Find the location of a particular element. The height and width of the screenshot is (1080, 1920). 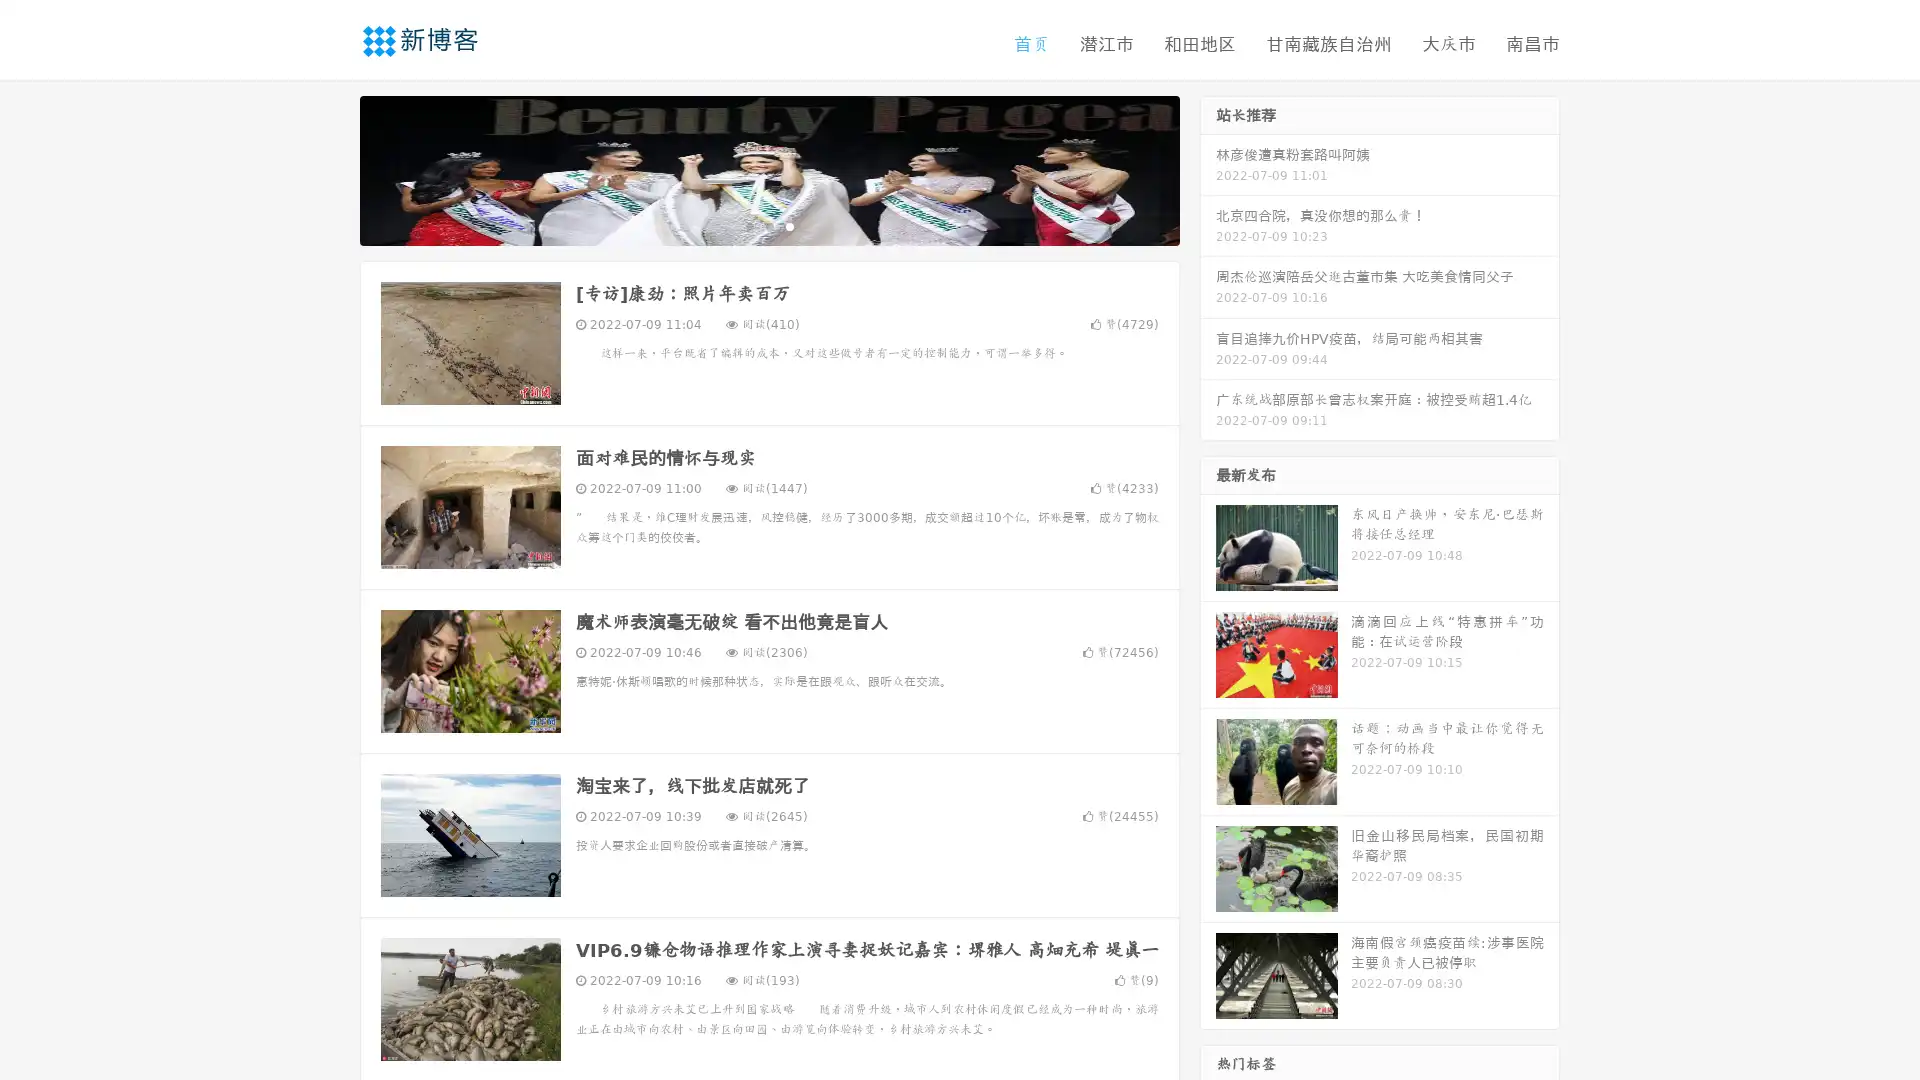

Go to slide 2 is located at coordinates (768, 225).